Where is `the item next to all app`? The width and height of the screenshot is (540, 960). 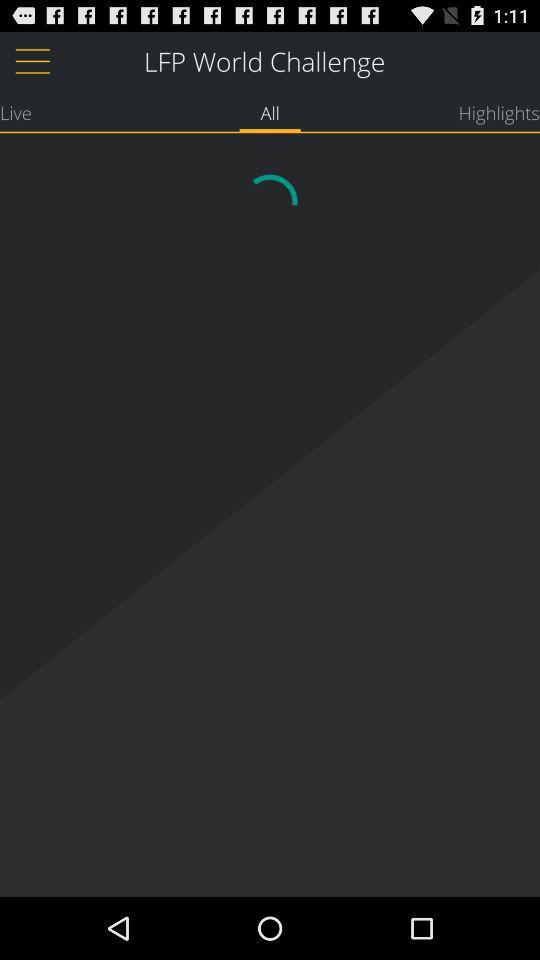 the item next to all app is located at coordinates (498, 112).